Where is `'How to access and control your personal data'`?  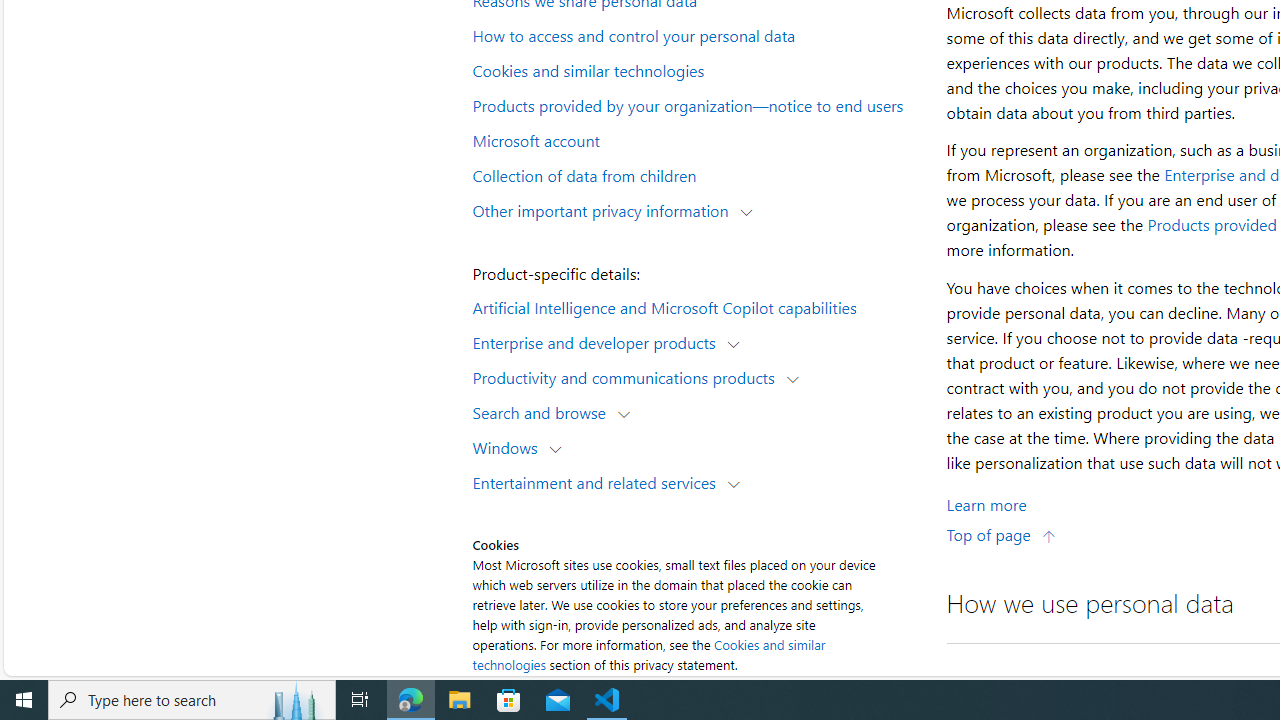 'How to access and control your personal data' is located at coordinates (696, 35).